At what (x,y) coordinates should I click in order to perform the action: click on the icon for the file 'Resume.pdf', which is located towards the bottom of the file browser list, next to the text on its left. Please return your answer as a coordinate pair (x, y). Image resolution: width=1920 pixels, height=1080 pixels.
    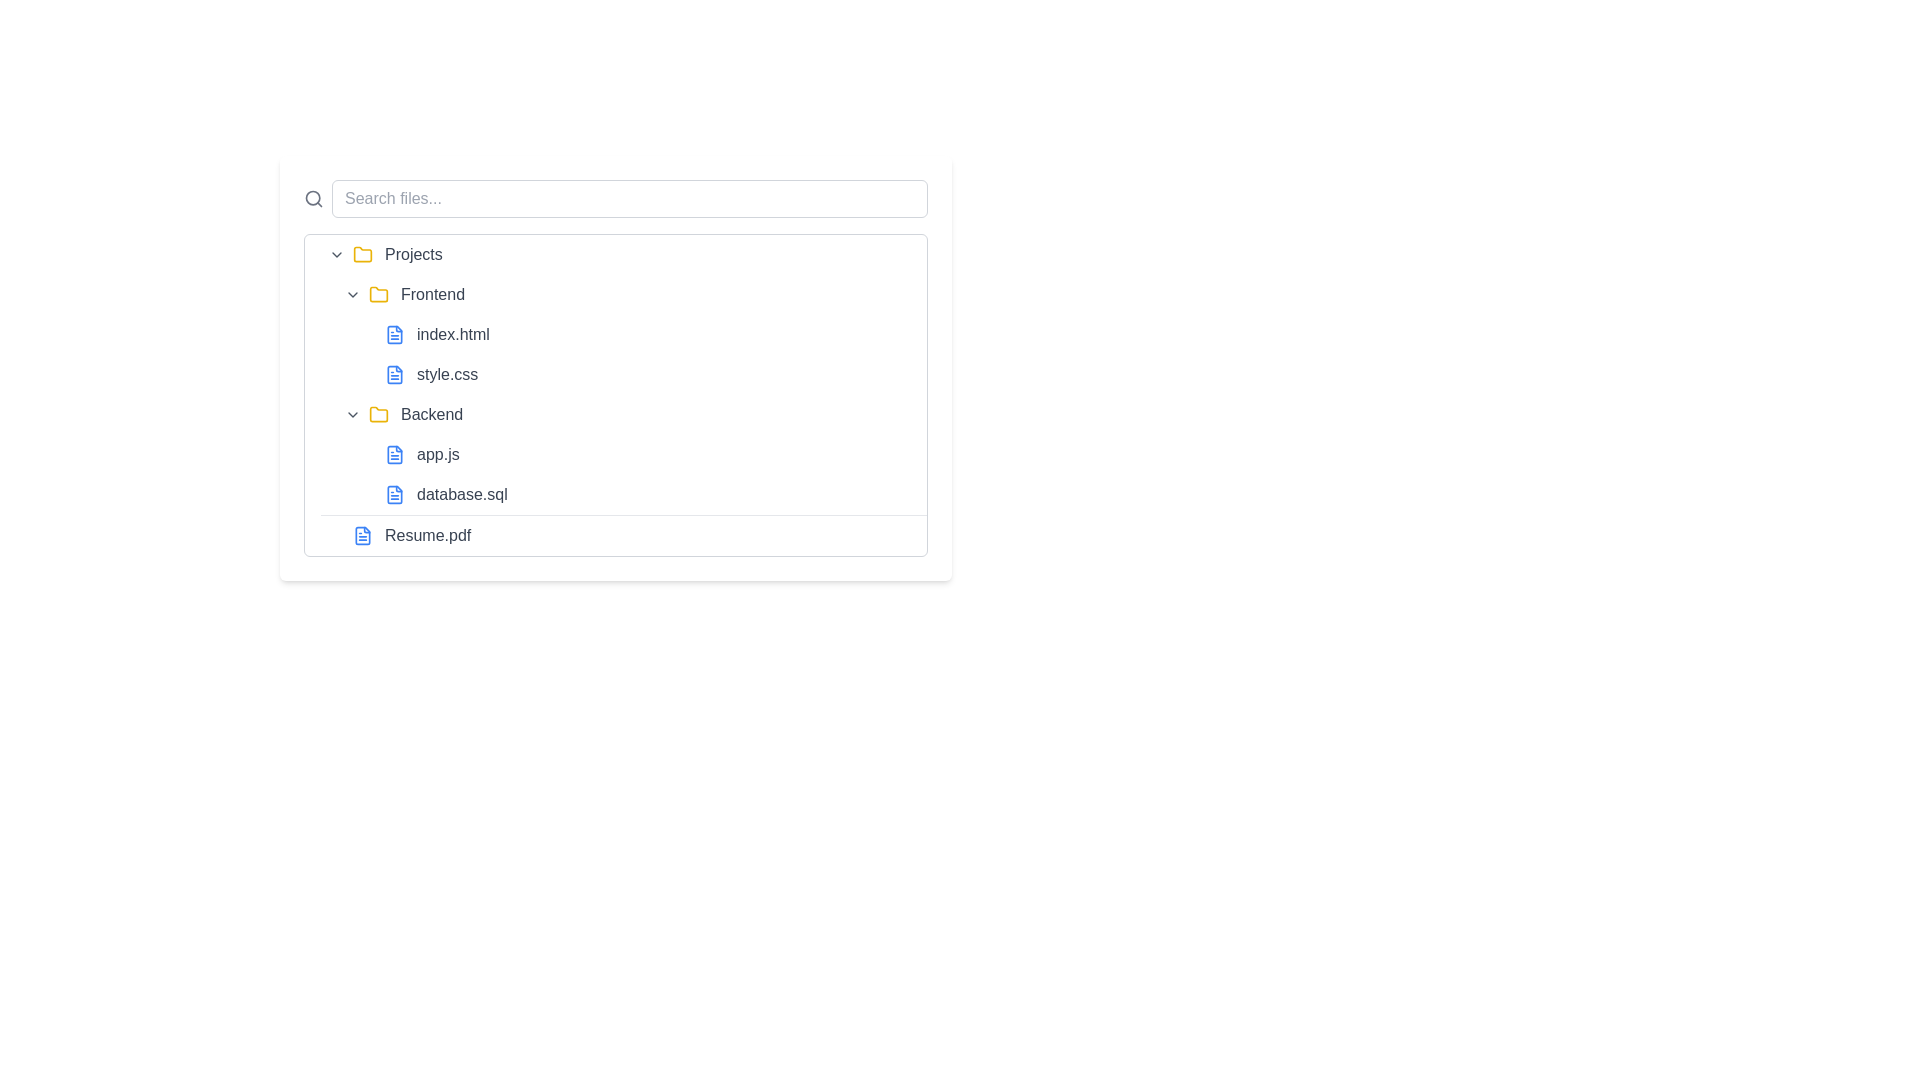
    Looking at the image, I should click on (363, 535).